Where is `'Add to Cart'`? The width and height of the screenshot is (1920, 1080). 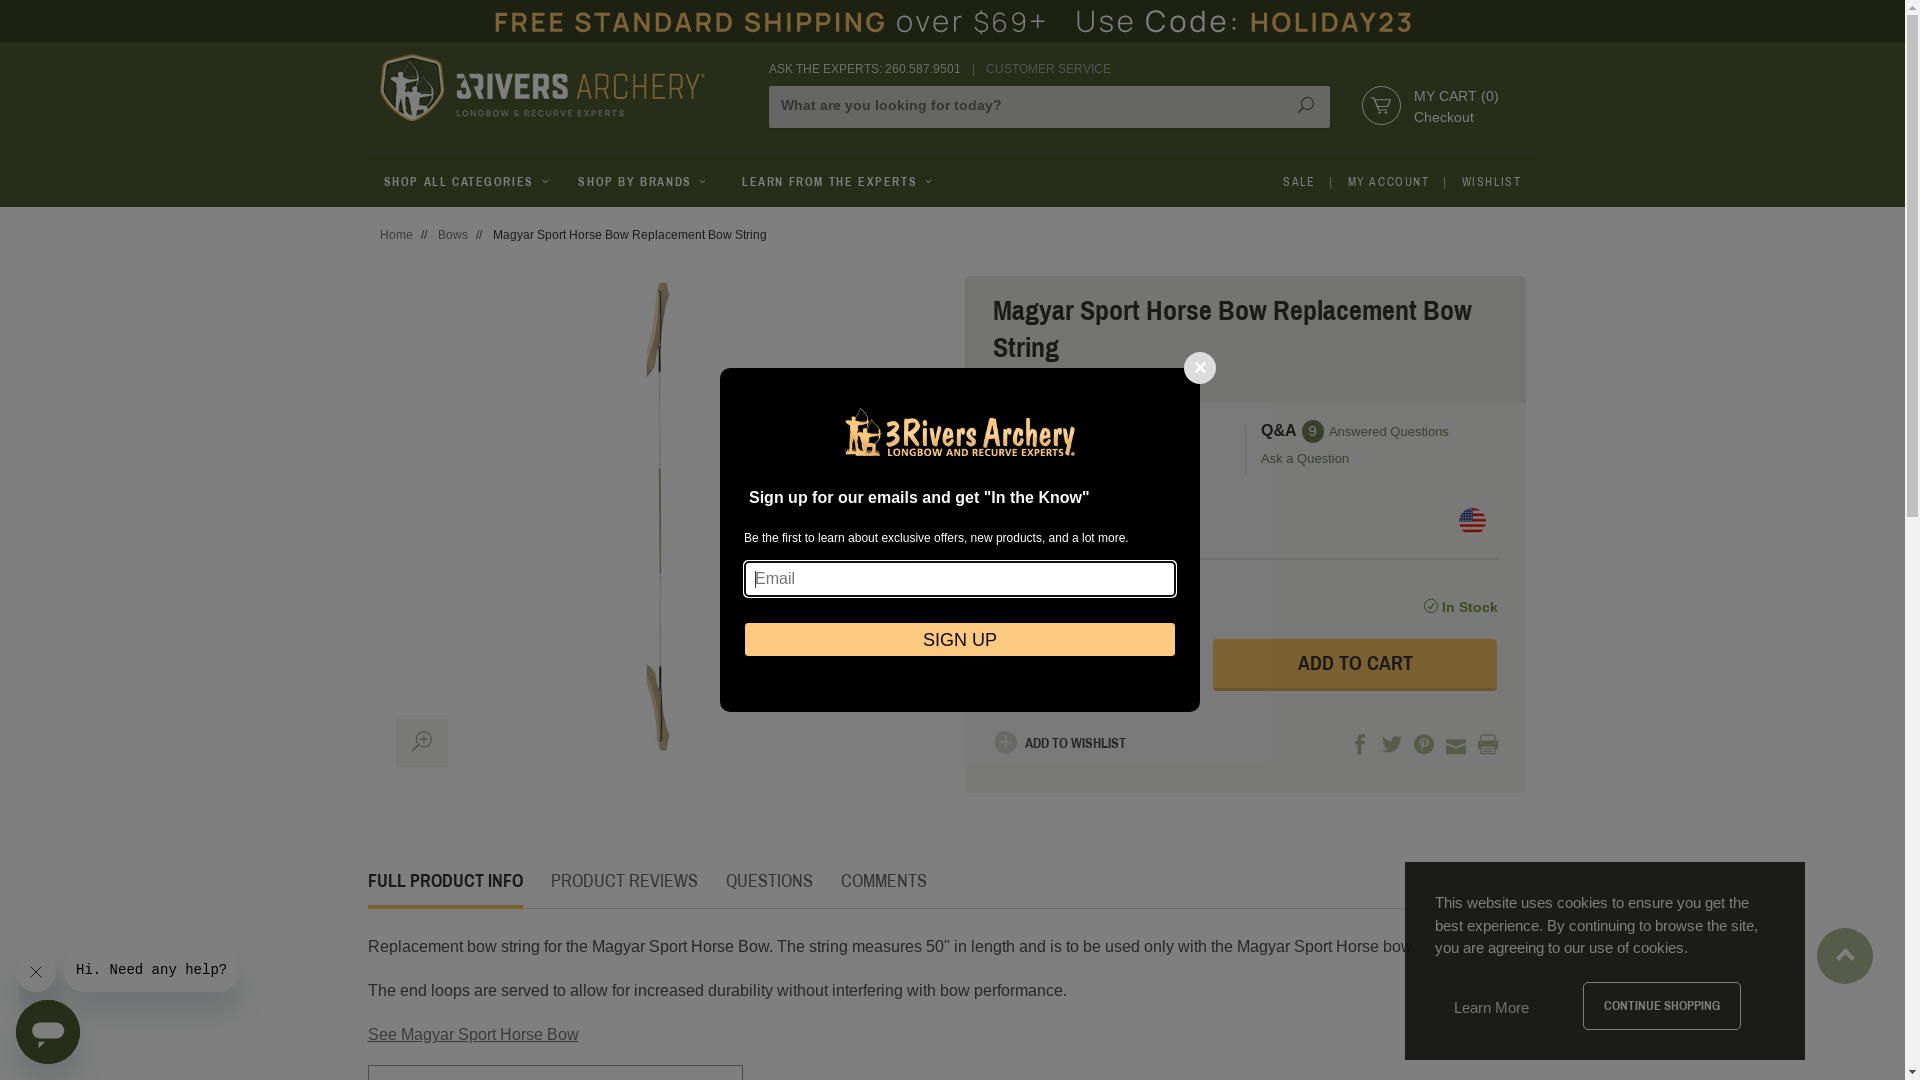 'Add to Cart' is located at coordinates (1355, 664).